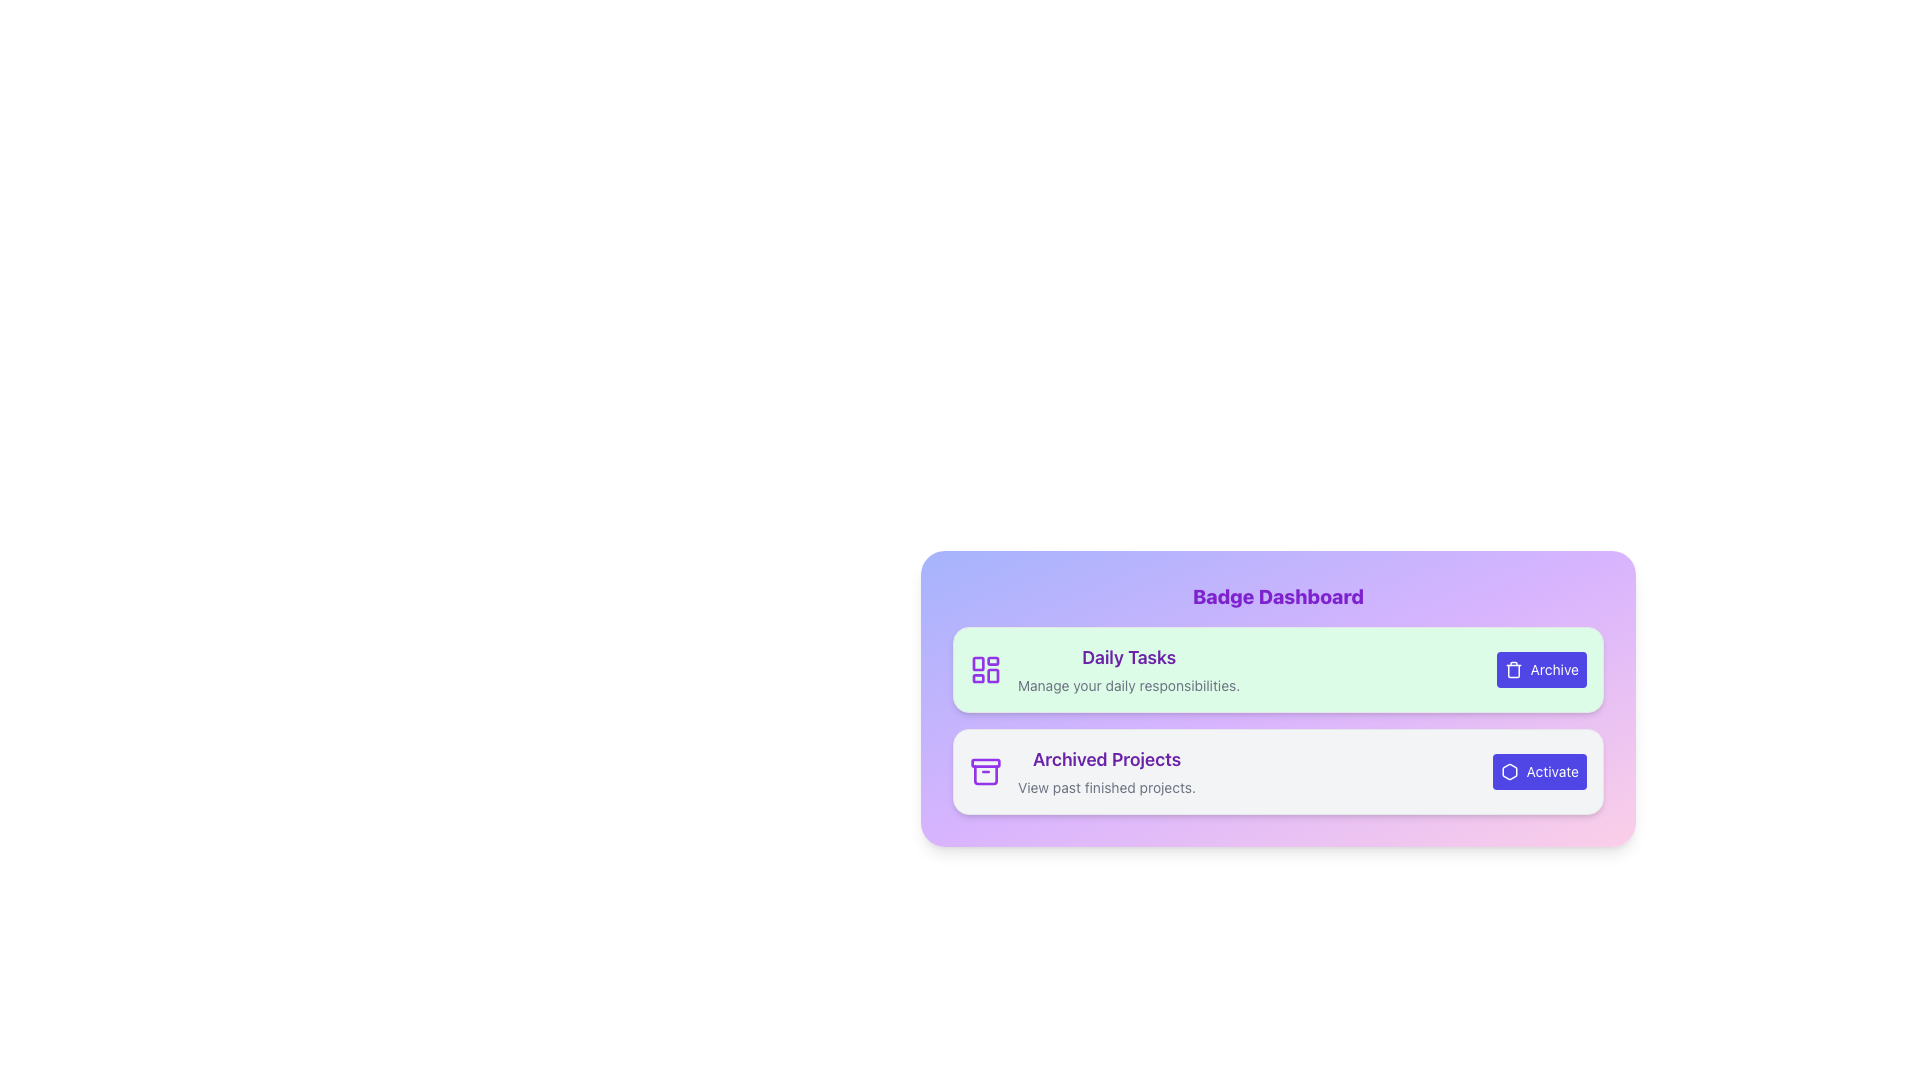  I want to click on the 'Activate' button with a blue background and white text located at the bottom right corner of the 'Archived Projects' card, so click(1538, 770).